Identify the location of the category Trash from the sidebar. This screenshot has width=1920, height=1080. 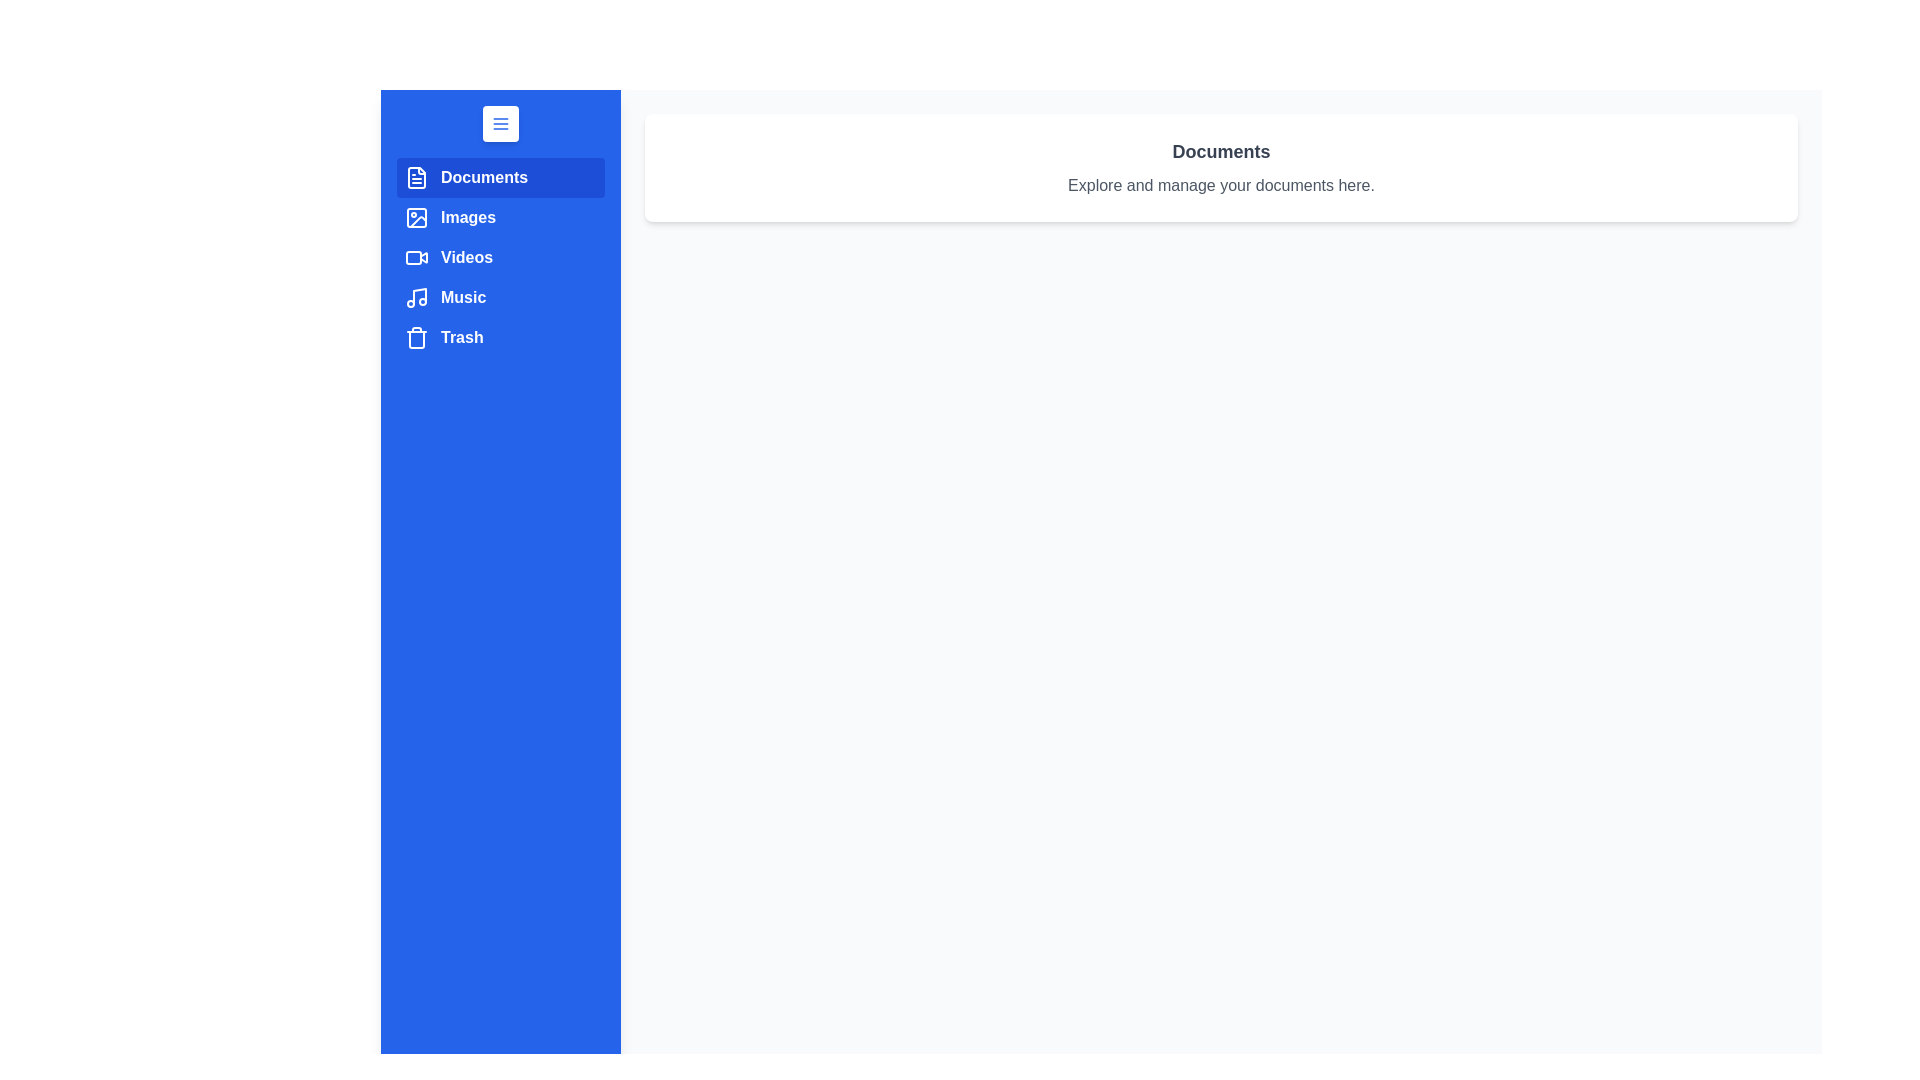
(500, 337).